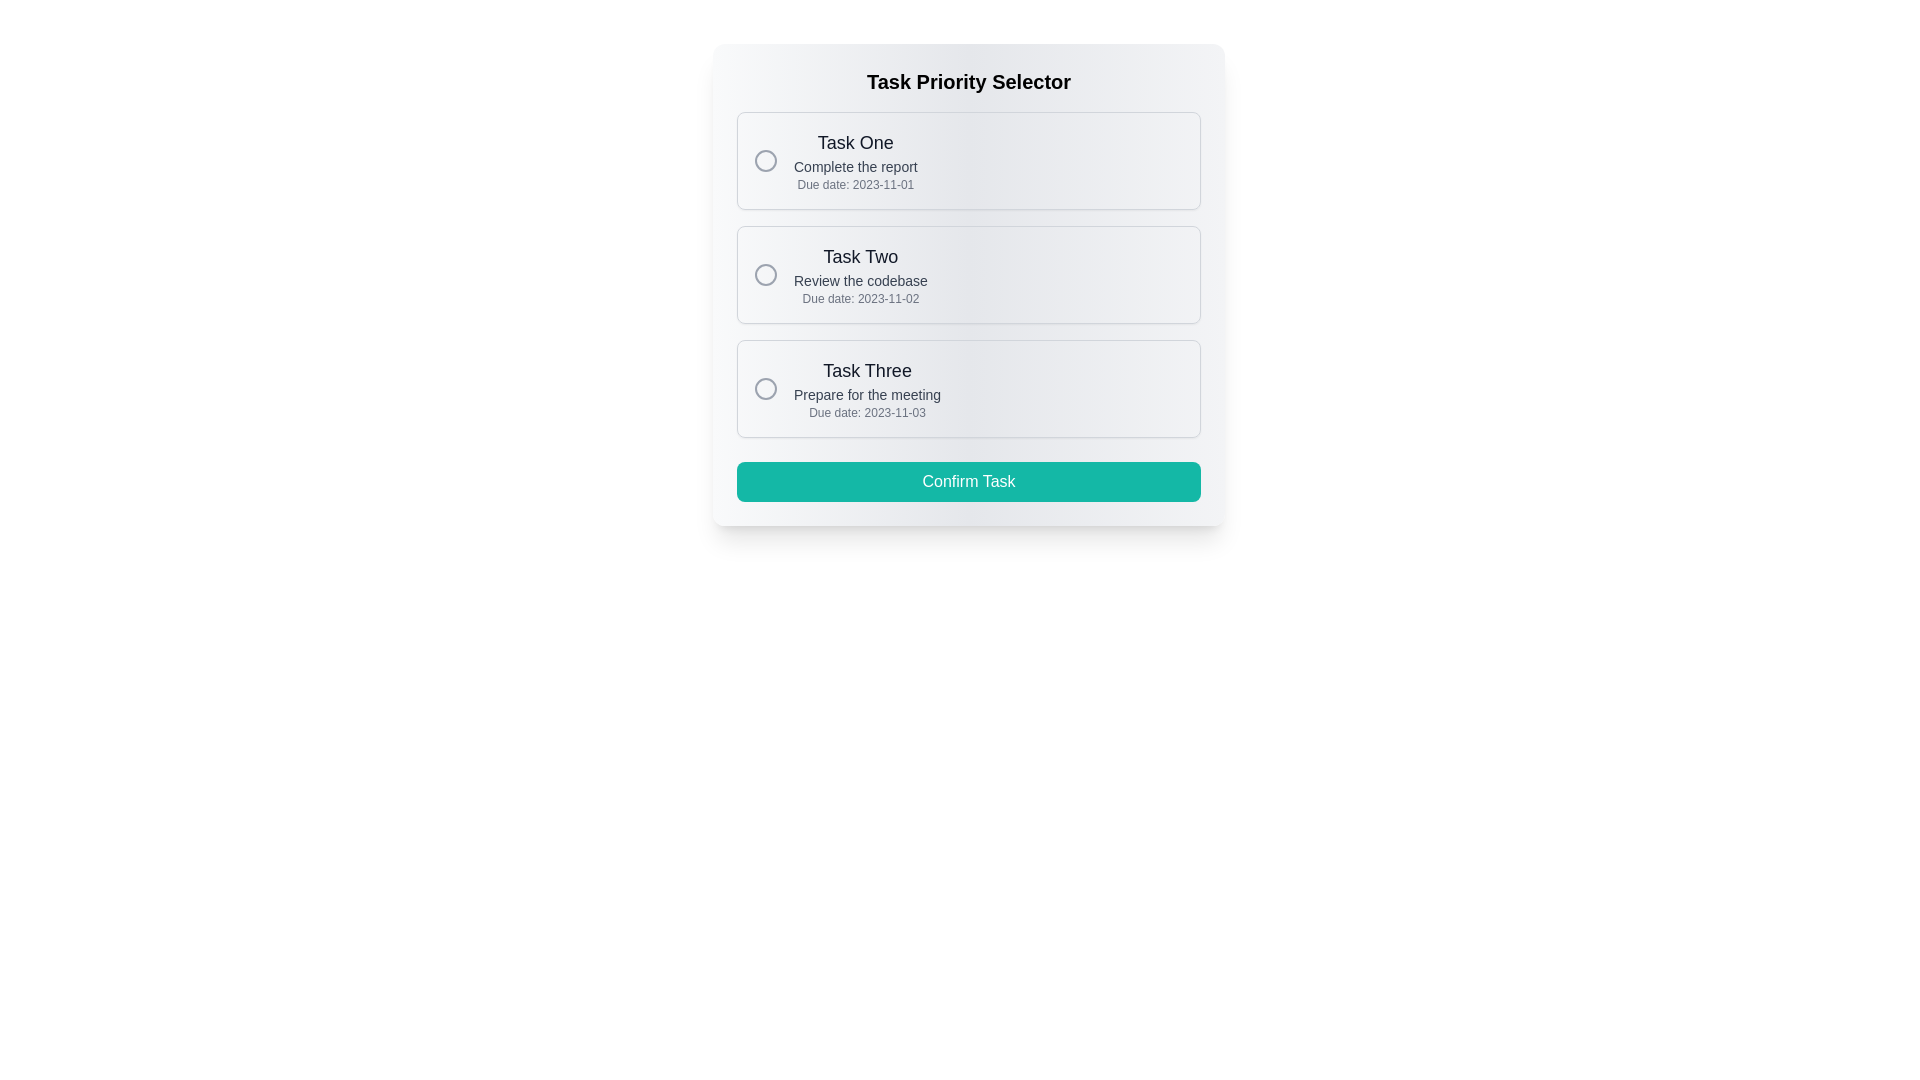  Describe the element at coordinates (765, 160) in the screenshot. I see `the Circular selection indicator (SVG Circle) located to the left of 'Task One'` at that location.